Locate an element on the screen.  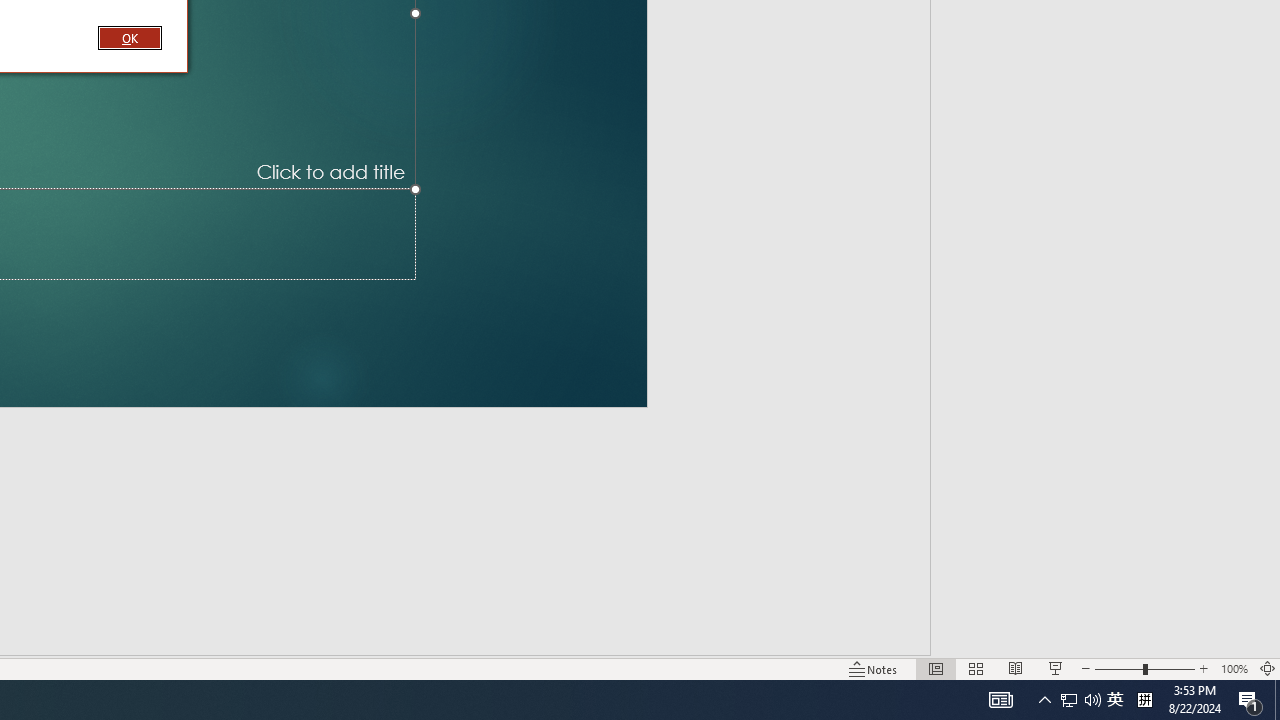
'OK' is located at coordinates (129, 37).